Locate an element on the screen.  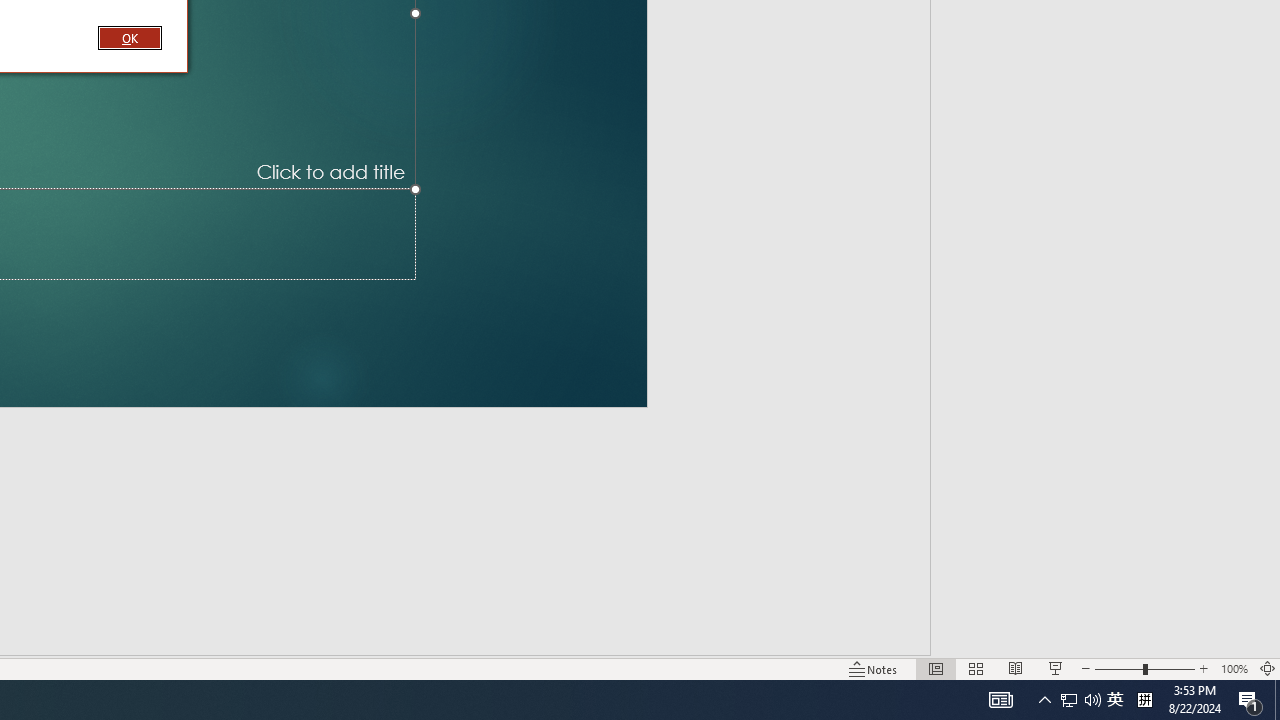
'OK' is located at coordinates (129, 37).